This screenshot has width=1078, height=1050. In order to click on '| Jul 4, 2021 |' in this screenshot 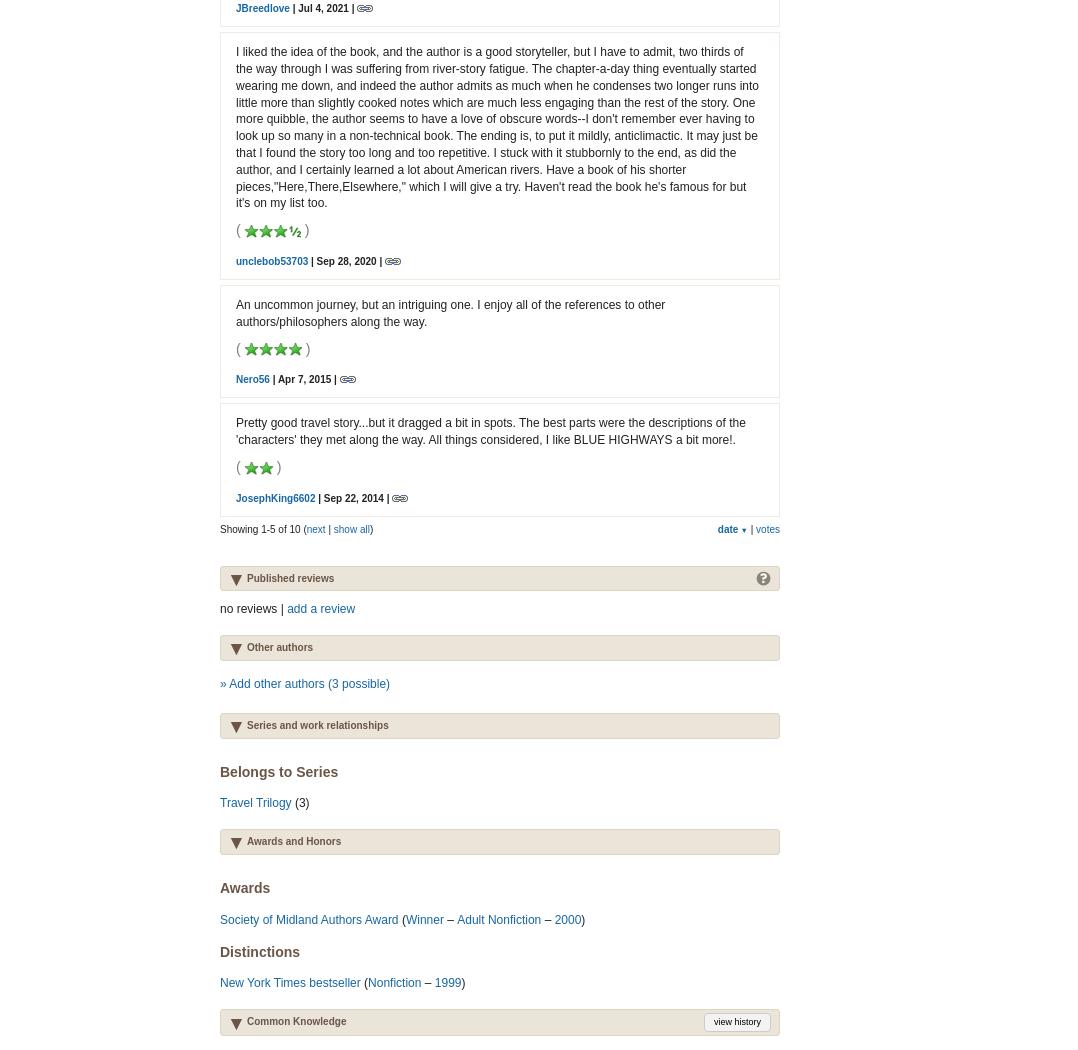, I will do `click(321, 8)`.